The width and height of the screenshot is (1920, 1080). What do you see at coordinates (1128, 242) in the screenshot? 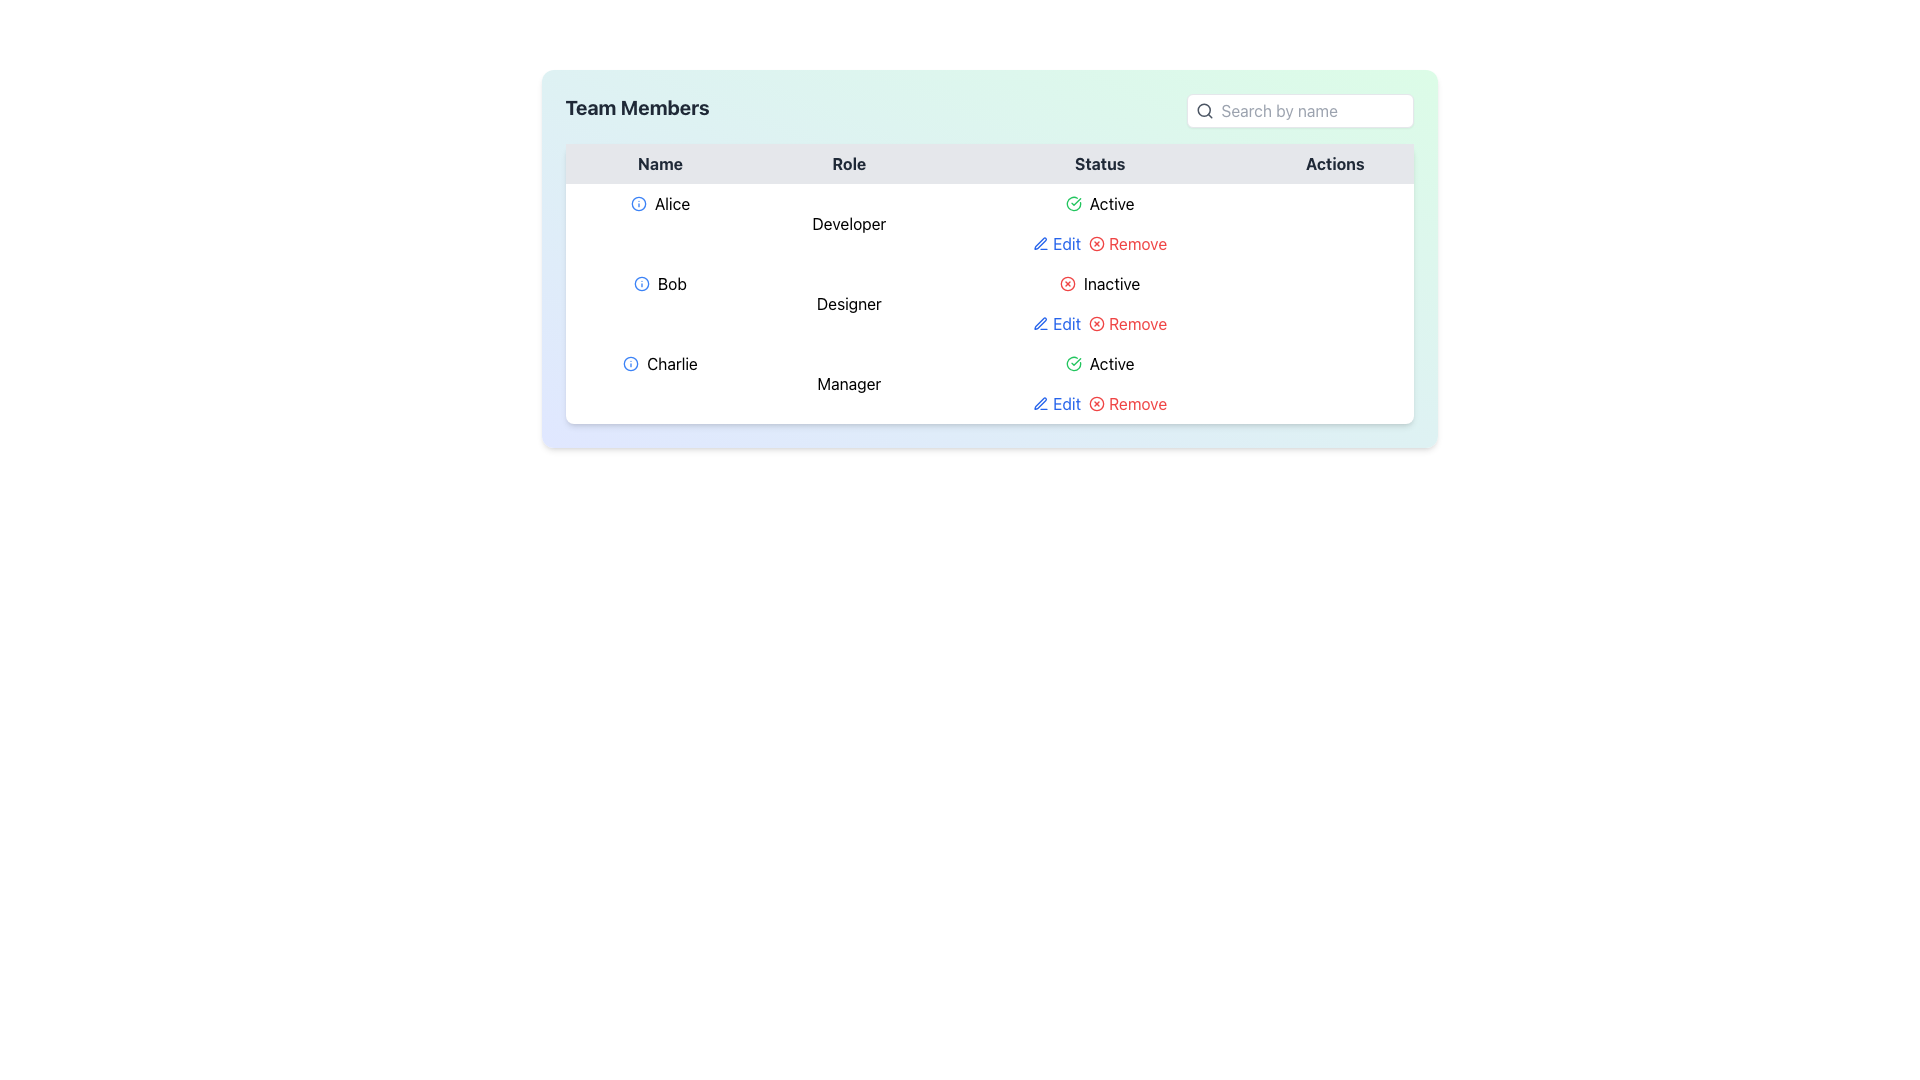
I see `the interactive link button in the 'Actions' column of the 'Team Members' section to trigger visual styling changes, located adjacent to the 'Edit' option for the 'Developer' entry` at bounding box center [1128, 242].